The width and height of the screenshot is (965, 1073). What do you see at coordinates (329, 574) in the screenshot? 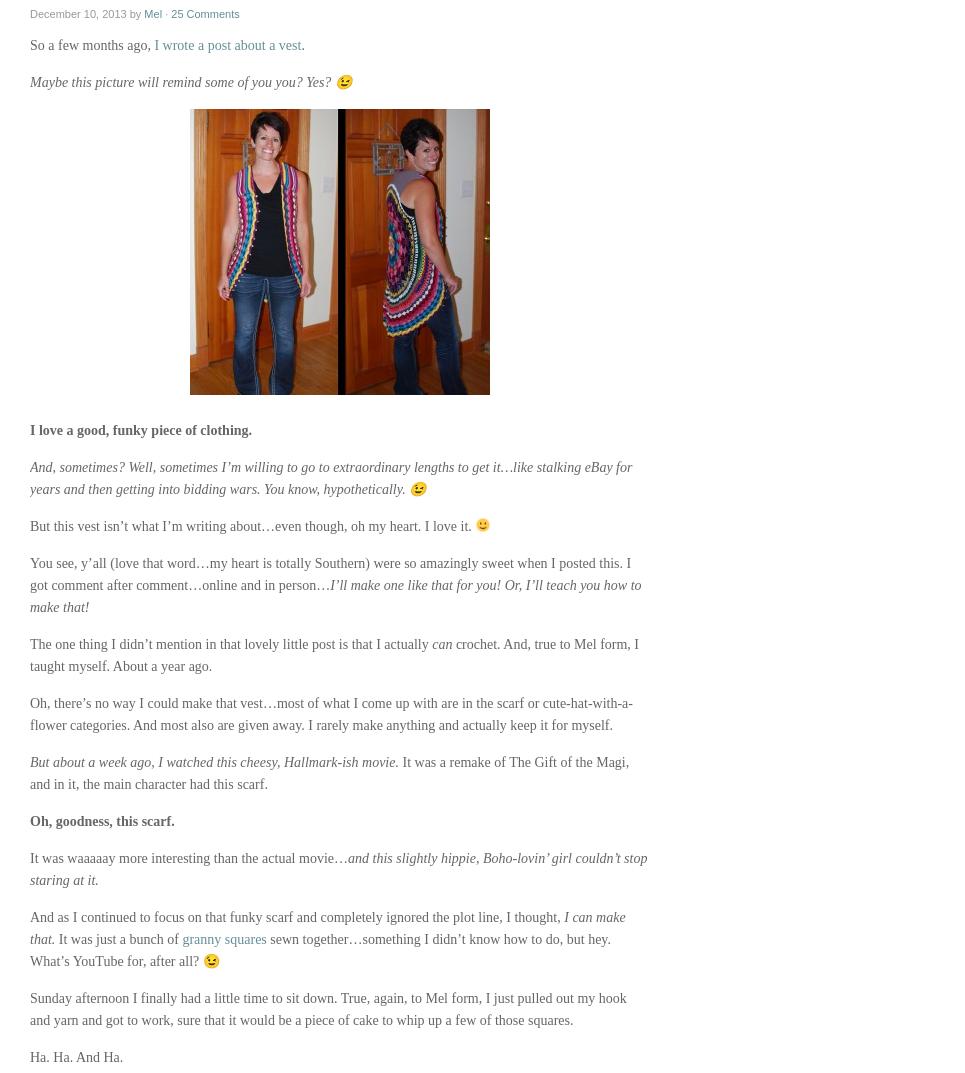
I see `'You see, y’all (love that word…my heart is totally Southern) were so amazingly sweet when I posted this. I got comment after comment…online and in person…'` at bounding box center [329, 574].